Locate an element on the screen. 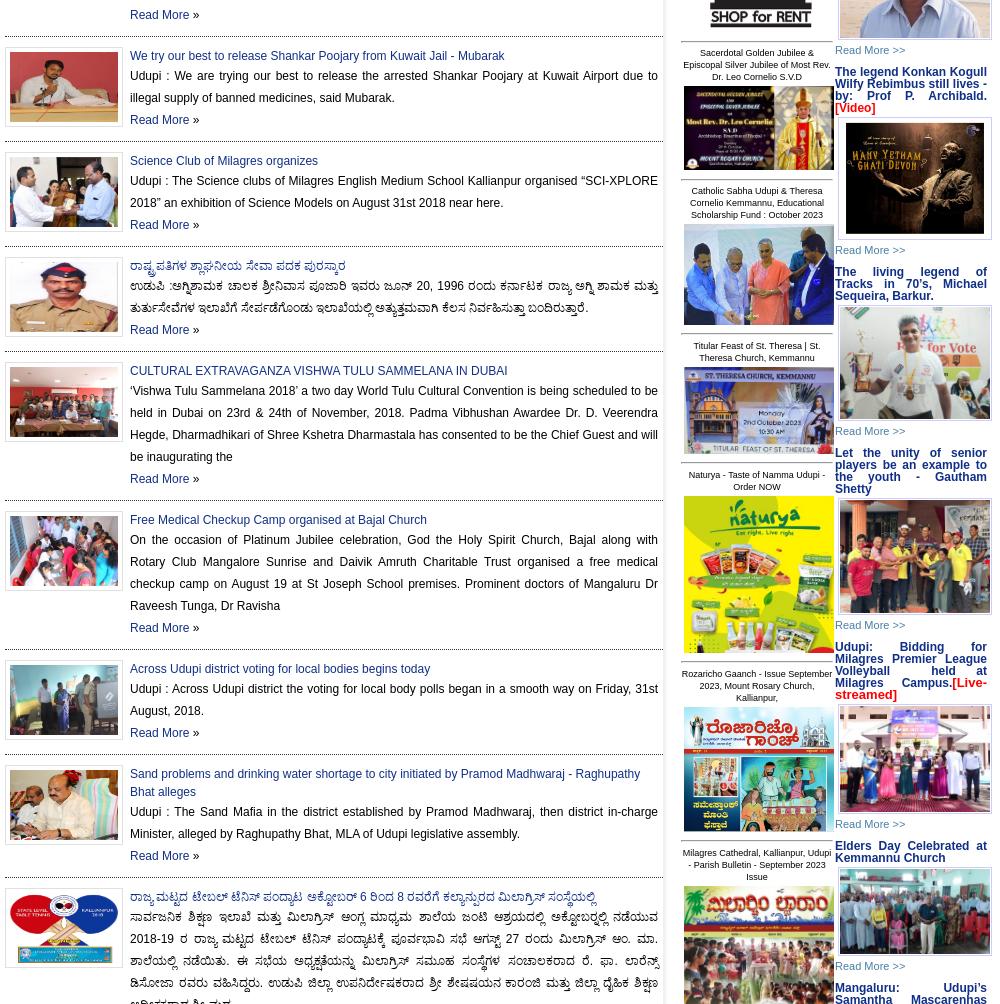 The width and height of the screenshot is (1000, 1004). 'CULTURAL EXTRAVAGANZA VISHWA TULU SAMMELANA IN DUBAI' is located at coordinates (317, 370).